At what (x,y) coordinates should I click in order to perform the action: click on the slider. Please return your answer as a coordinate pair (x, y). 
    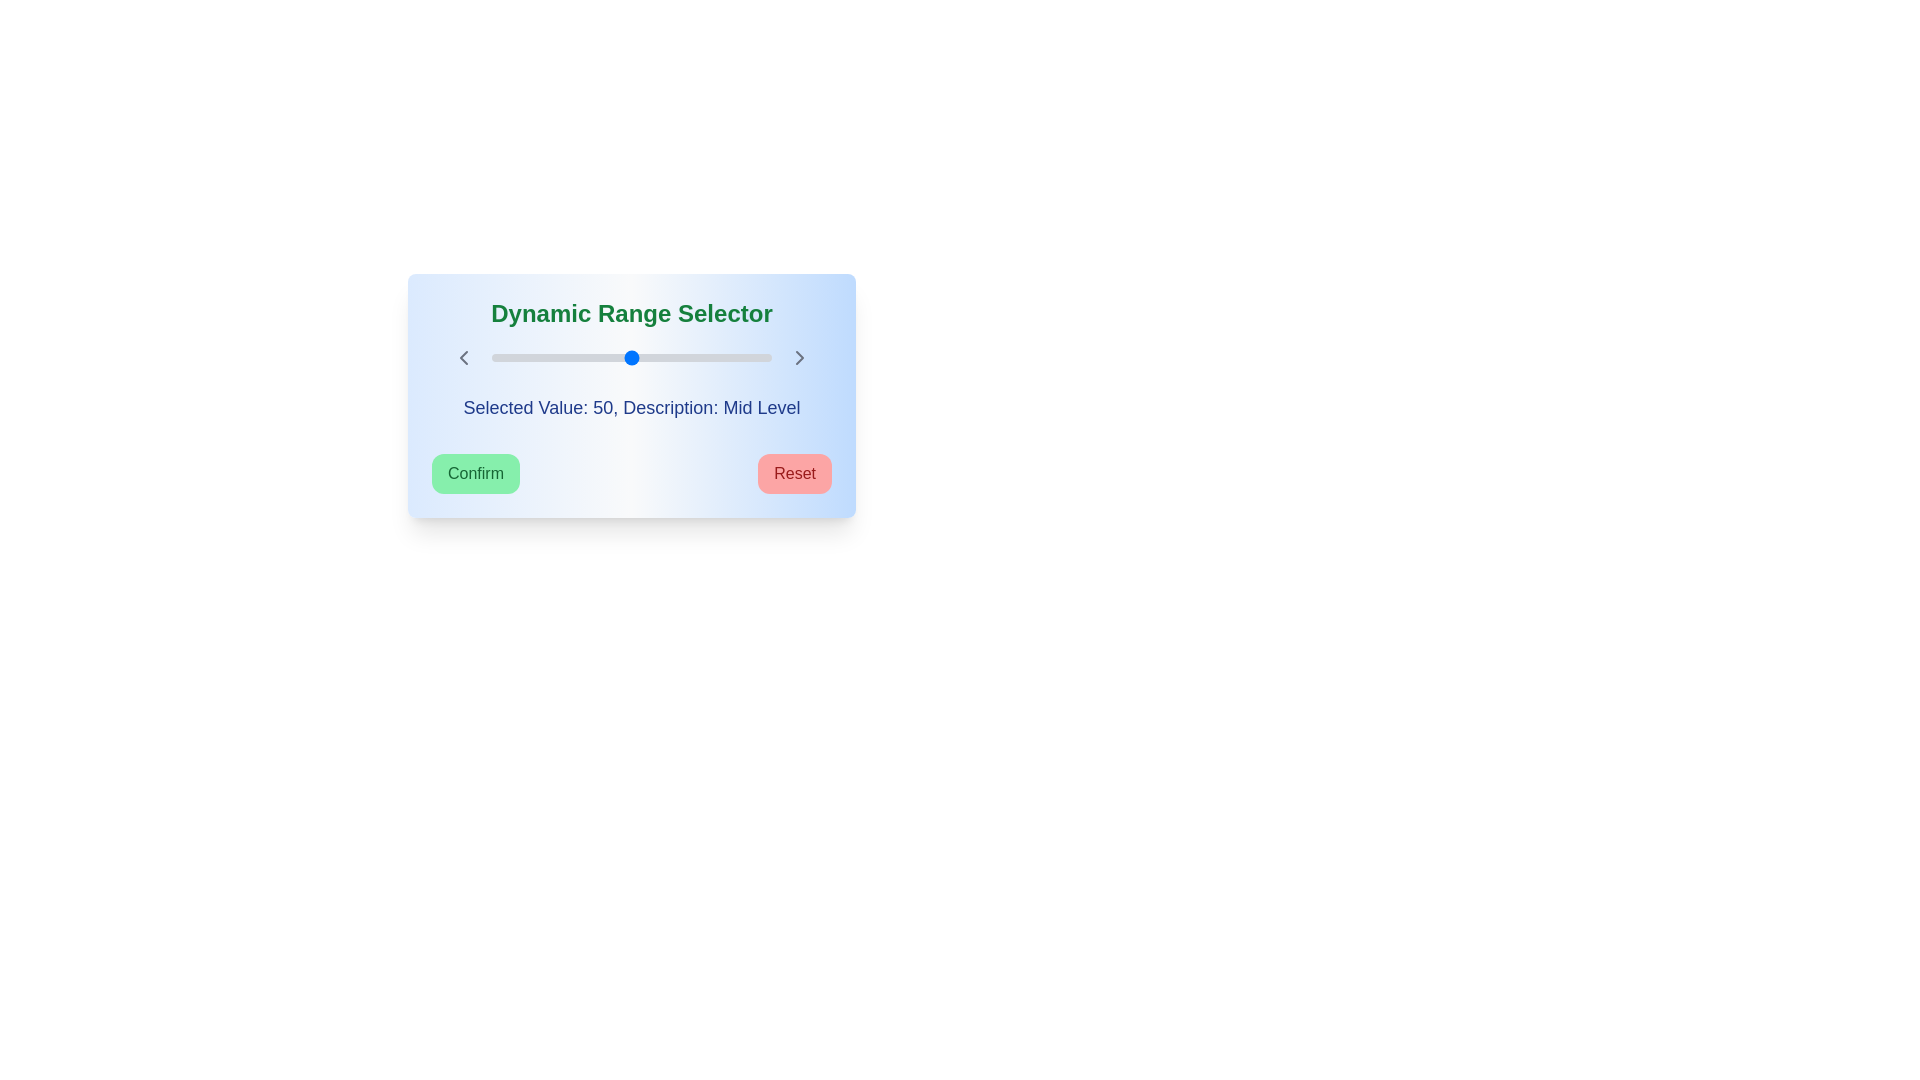
    Looking at the image, I should click on (685, 357).